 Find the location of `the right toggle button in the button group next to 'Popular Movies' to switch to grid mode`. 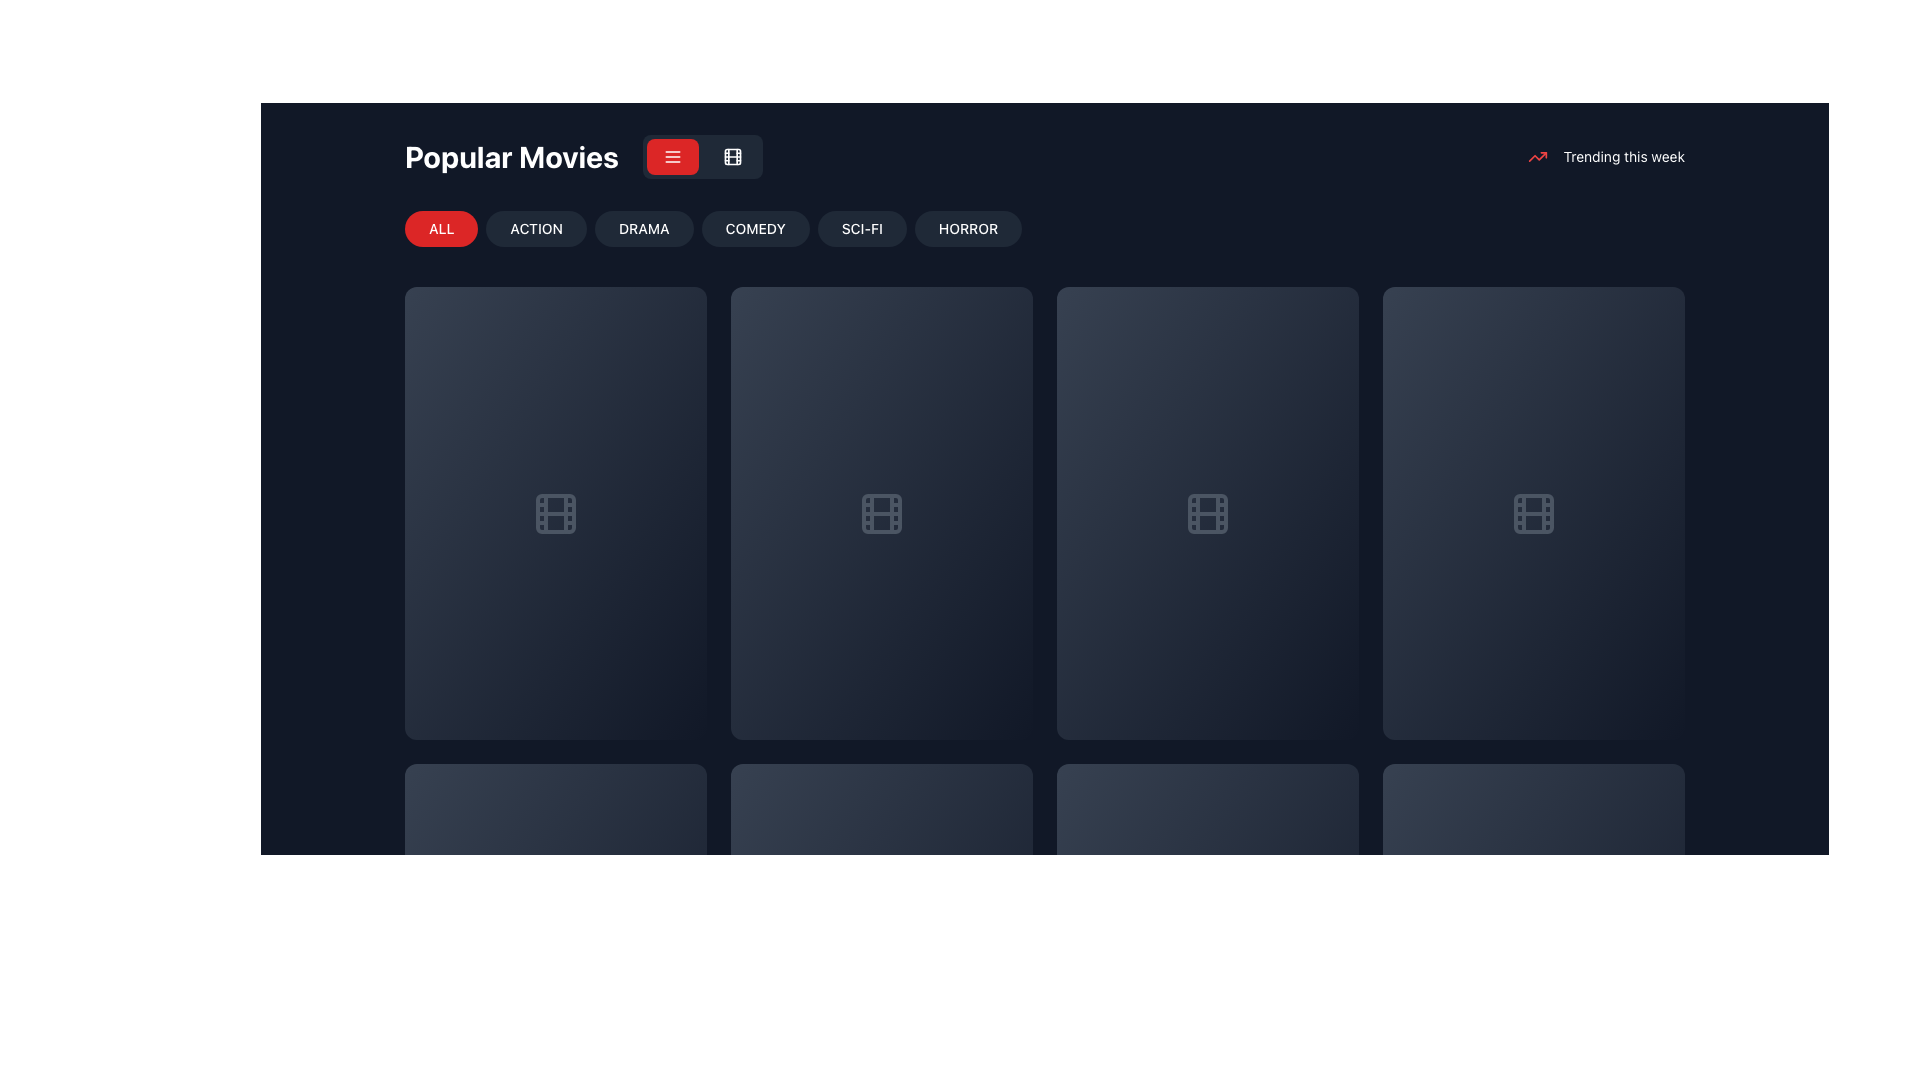

the right toggle button in the button group next to 'Popular Movies' to switch to grid mode is located at coordinates (702, 156).